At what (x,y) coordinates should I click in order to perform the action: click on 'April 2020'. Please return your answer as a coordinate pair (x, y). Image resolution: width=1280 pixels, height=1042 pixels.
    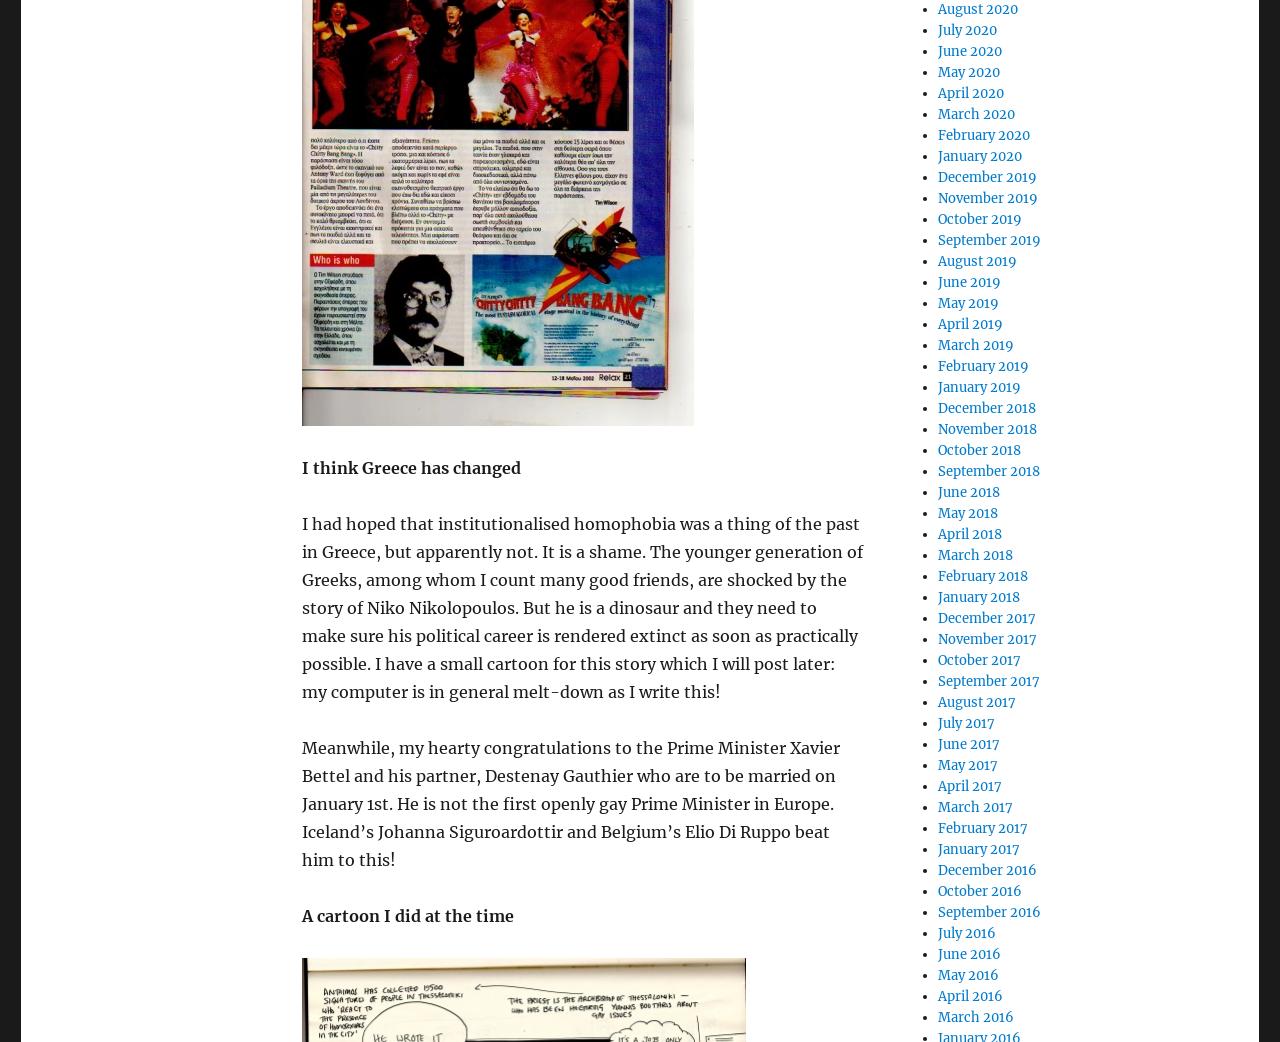
    Looking at the image, I should click on (969, 93).